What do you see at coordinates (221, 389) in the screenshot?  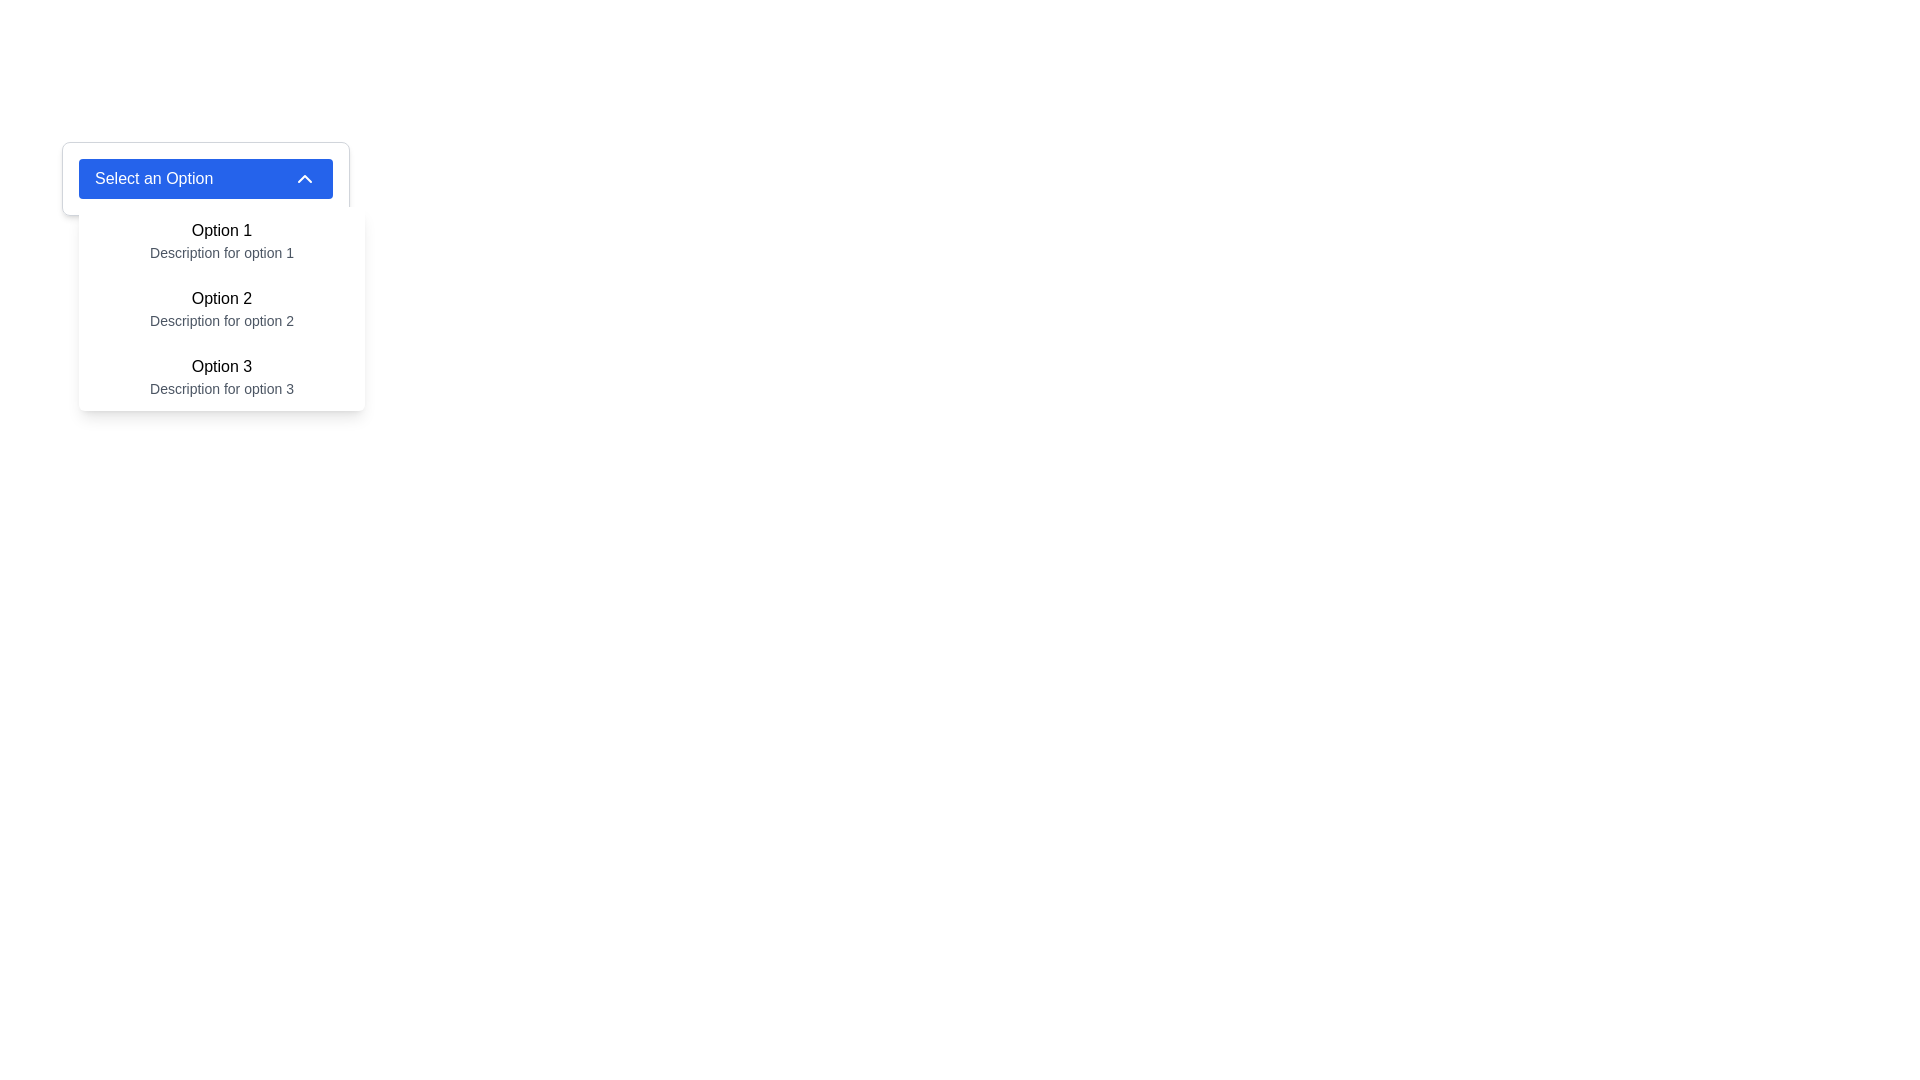 I see `the text label that displays 'Description for option 3', which is located directly below the 'Option 3' title in the third option group of the dropdown menu titled 'Select an Option'` at bounding box center [221, 389].